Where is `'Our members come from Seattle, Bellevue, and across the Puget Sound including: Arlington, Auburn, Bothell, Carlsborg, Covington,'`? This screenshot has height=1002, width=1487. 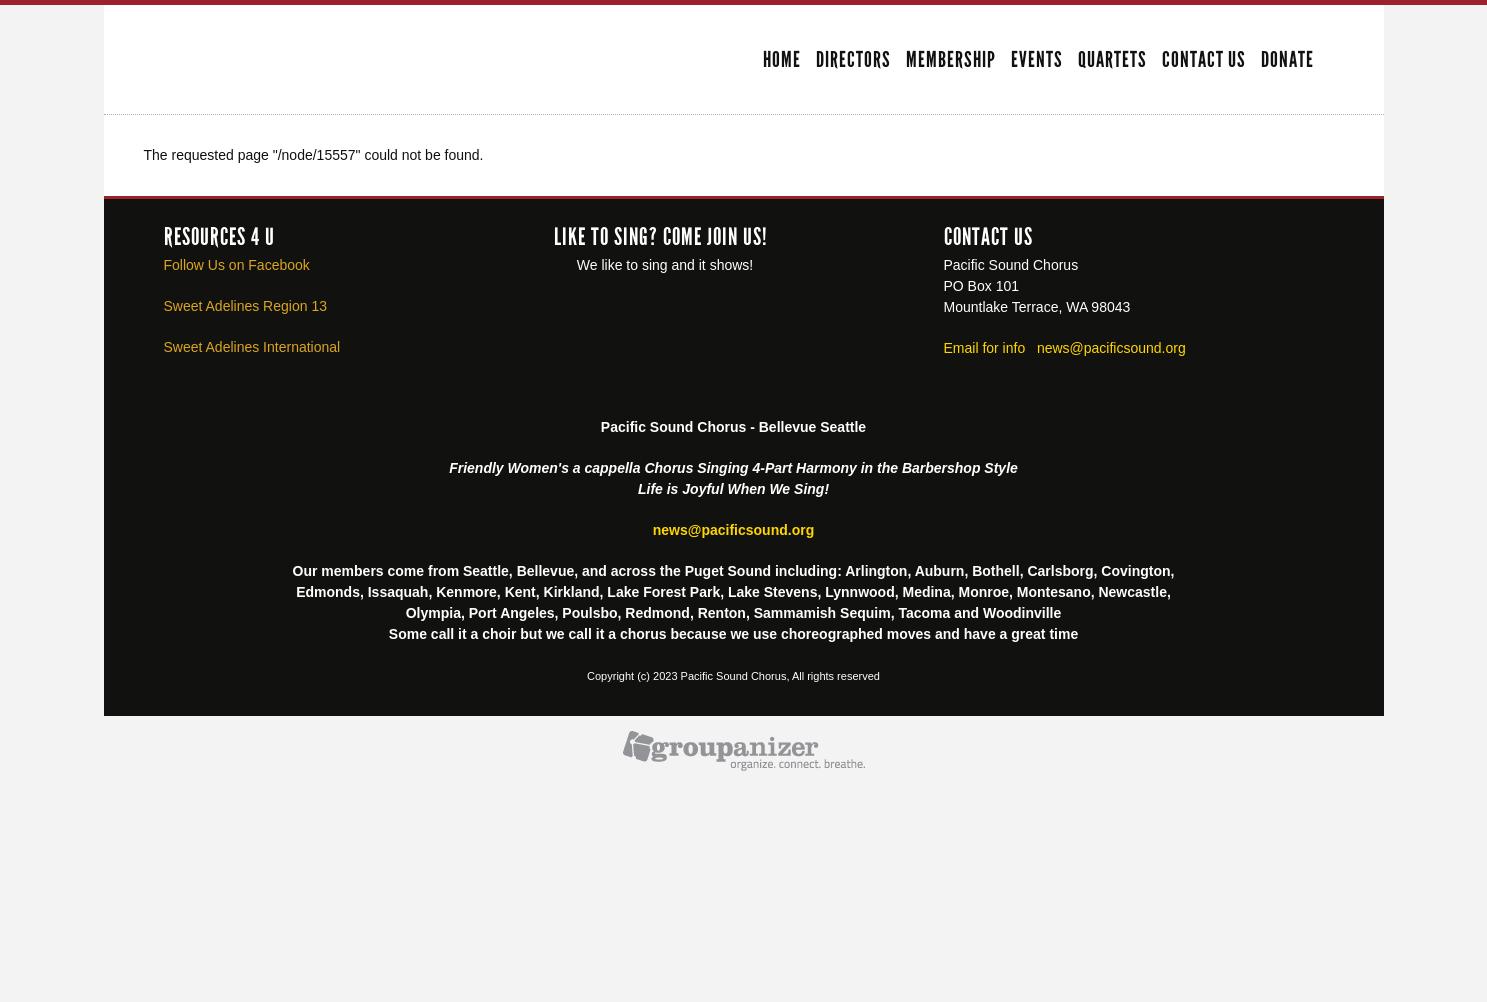
'Our members come from Seattle, Bellevue, and across the Puget Sound including: Arlington, Auburn, Bothell, Carlsborg, Covington,' is located at coordinates (292, 570).